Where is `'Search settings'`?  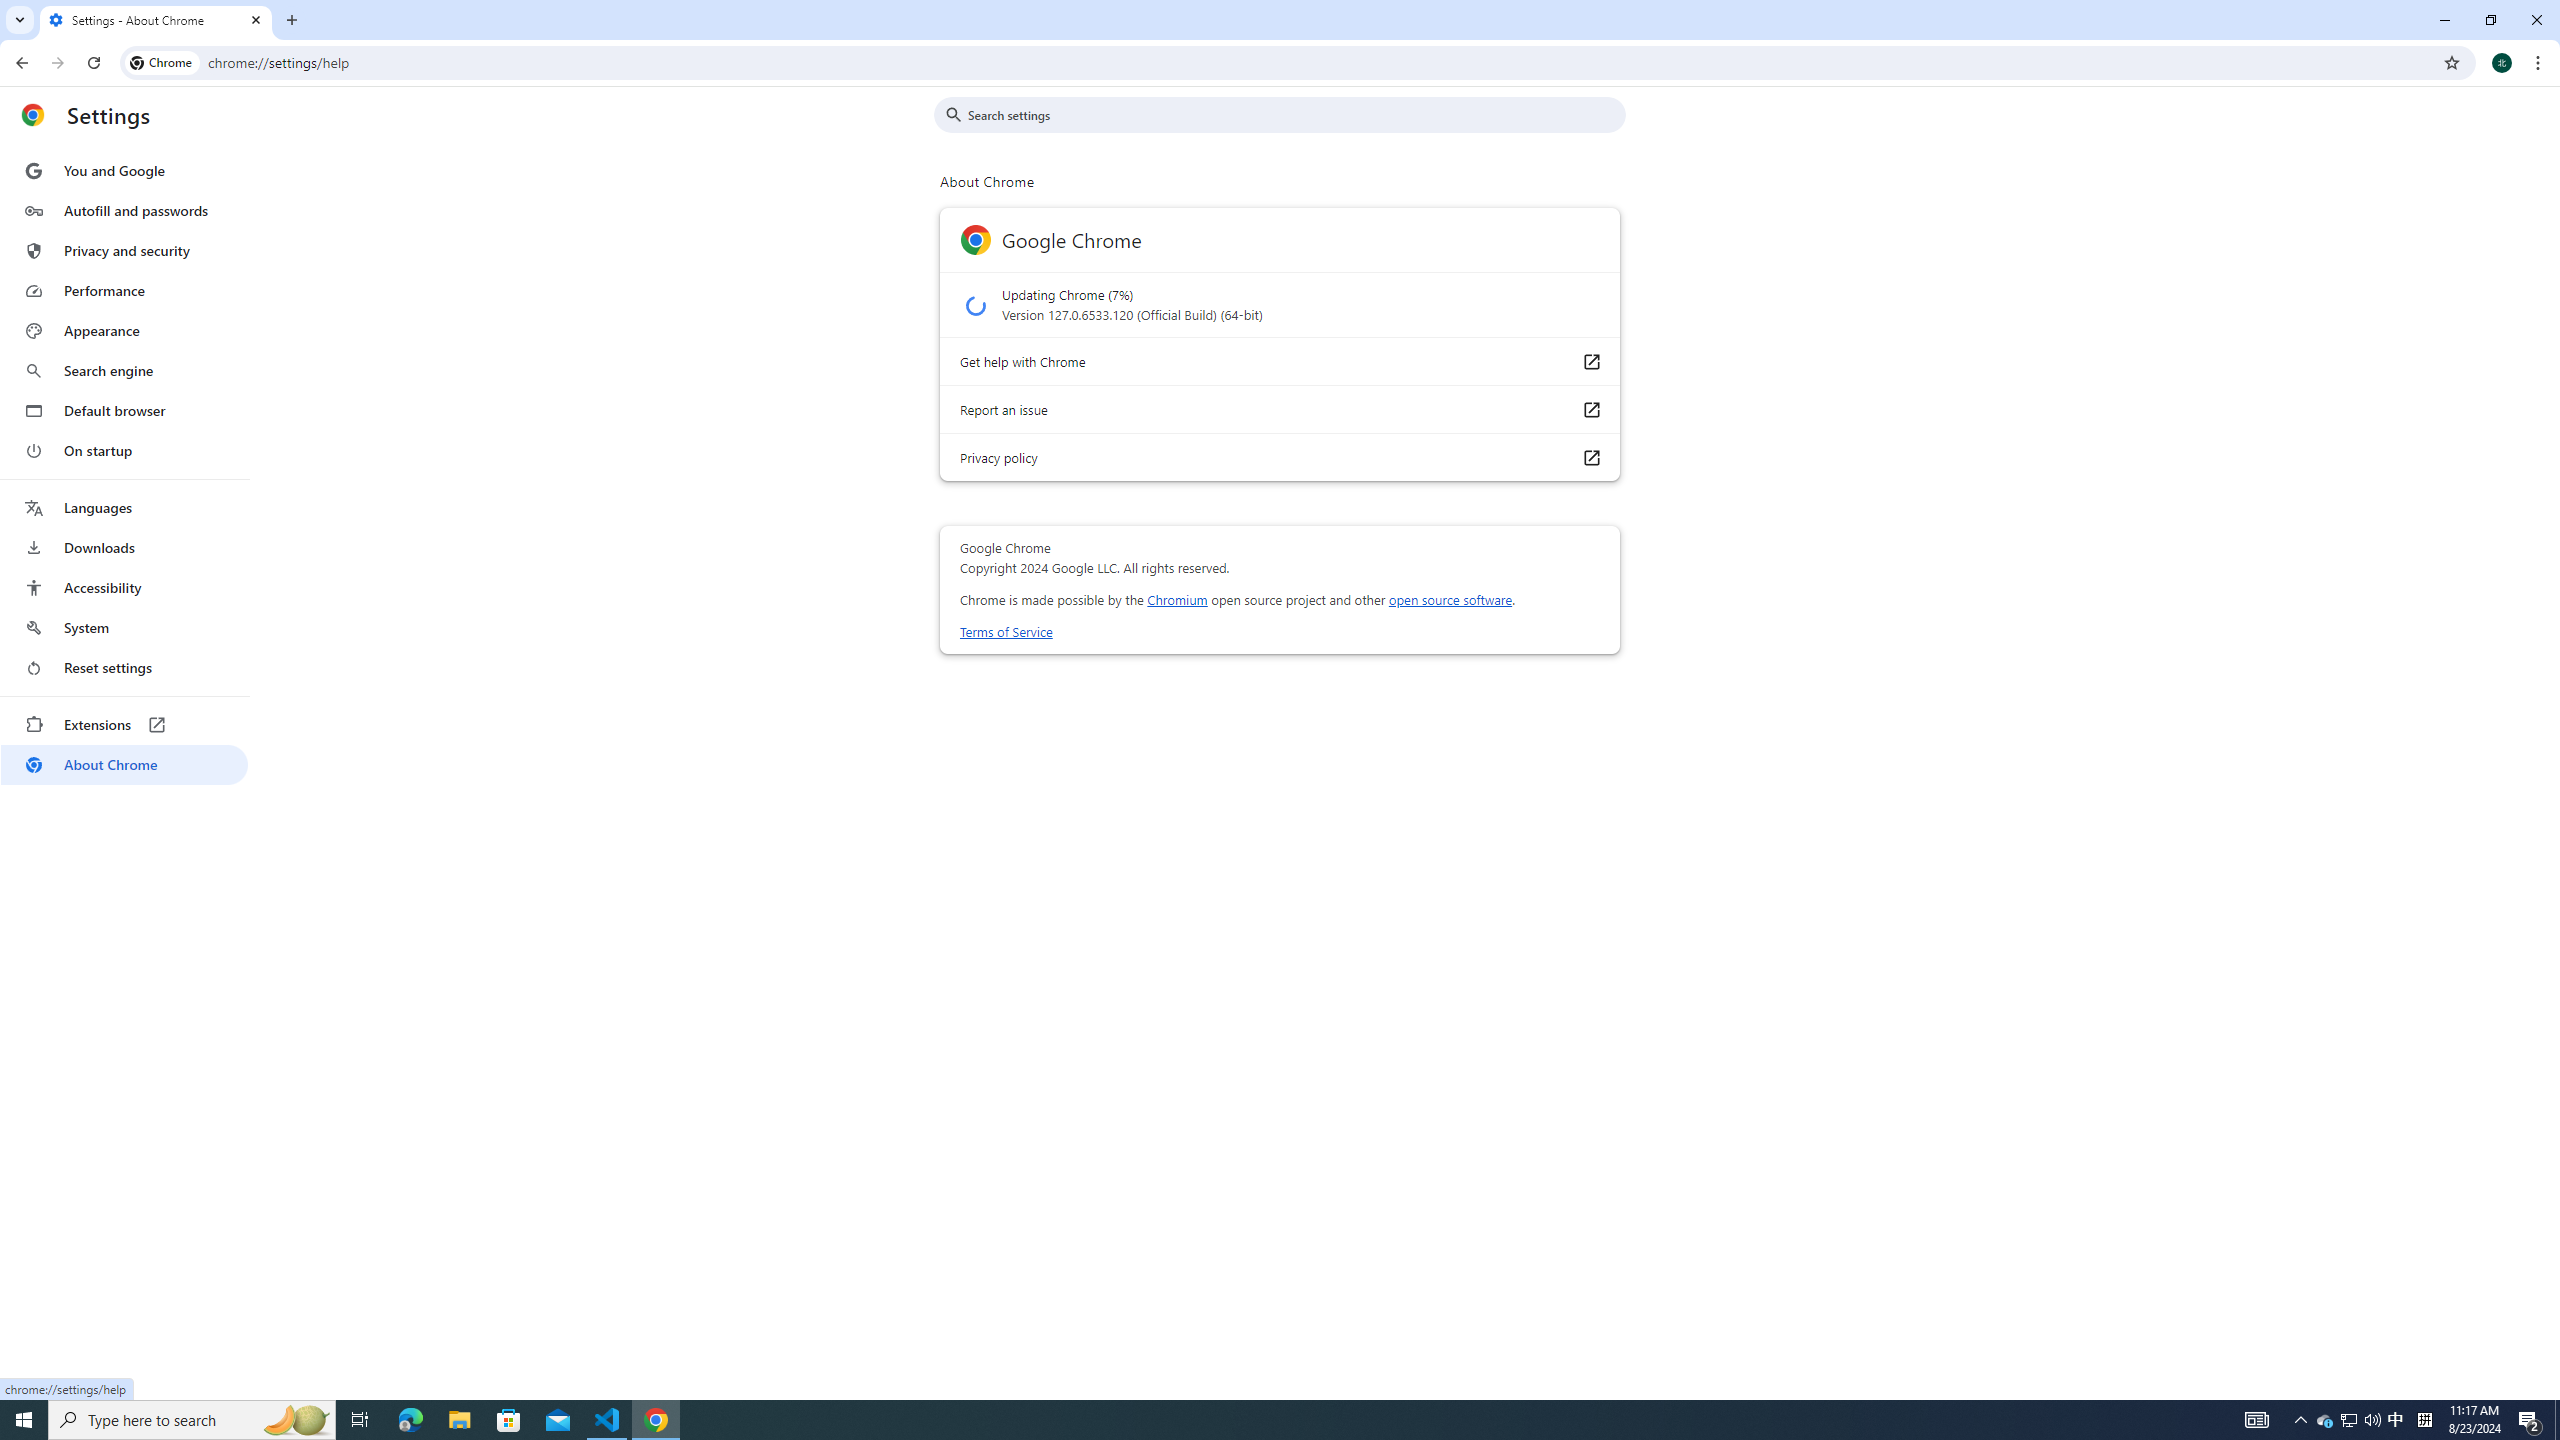 'Search settings' is located at coordinates (1293, 114).